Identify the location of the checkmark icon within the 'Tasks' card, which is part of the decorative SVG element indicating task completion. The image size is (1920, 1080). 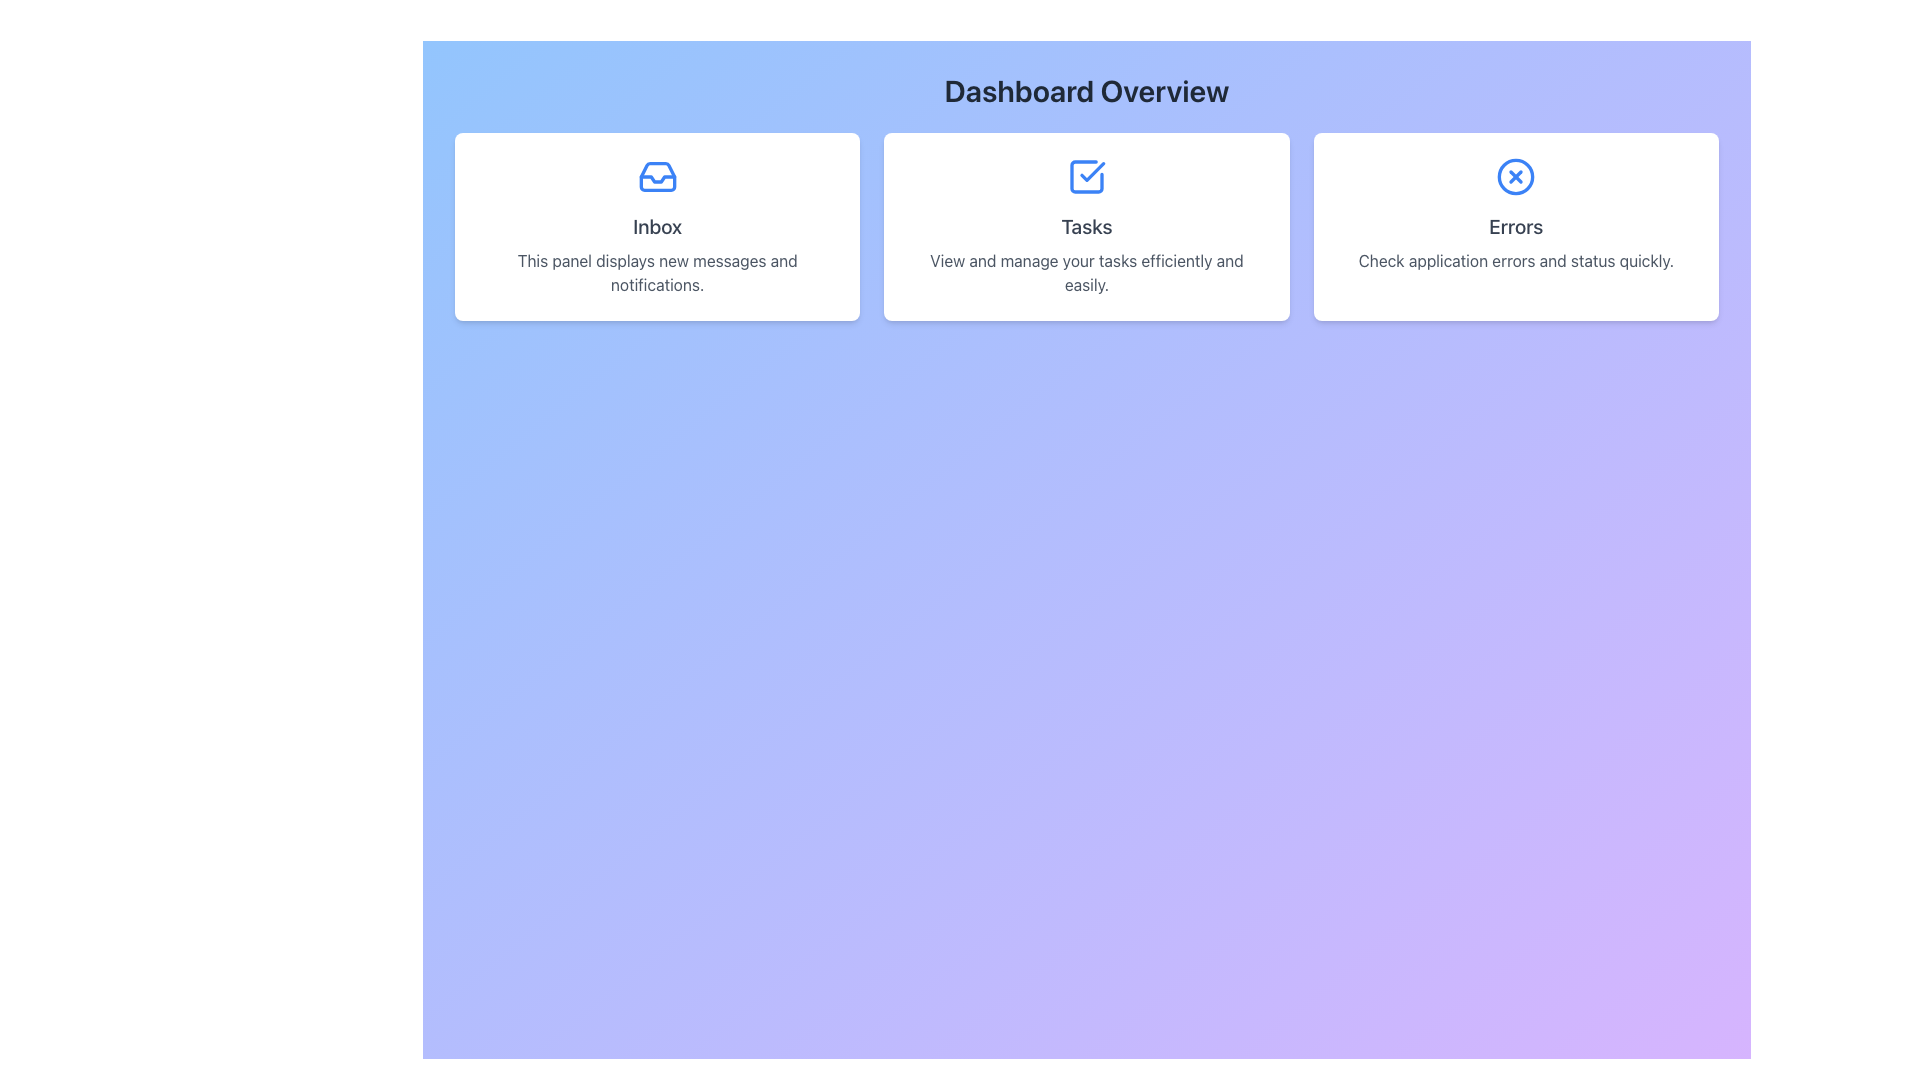
(1091, 171).